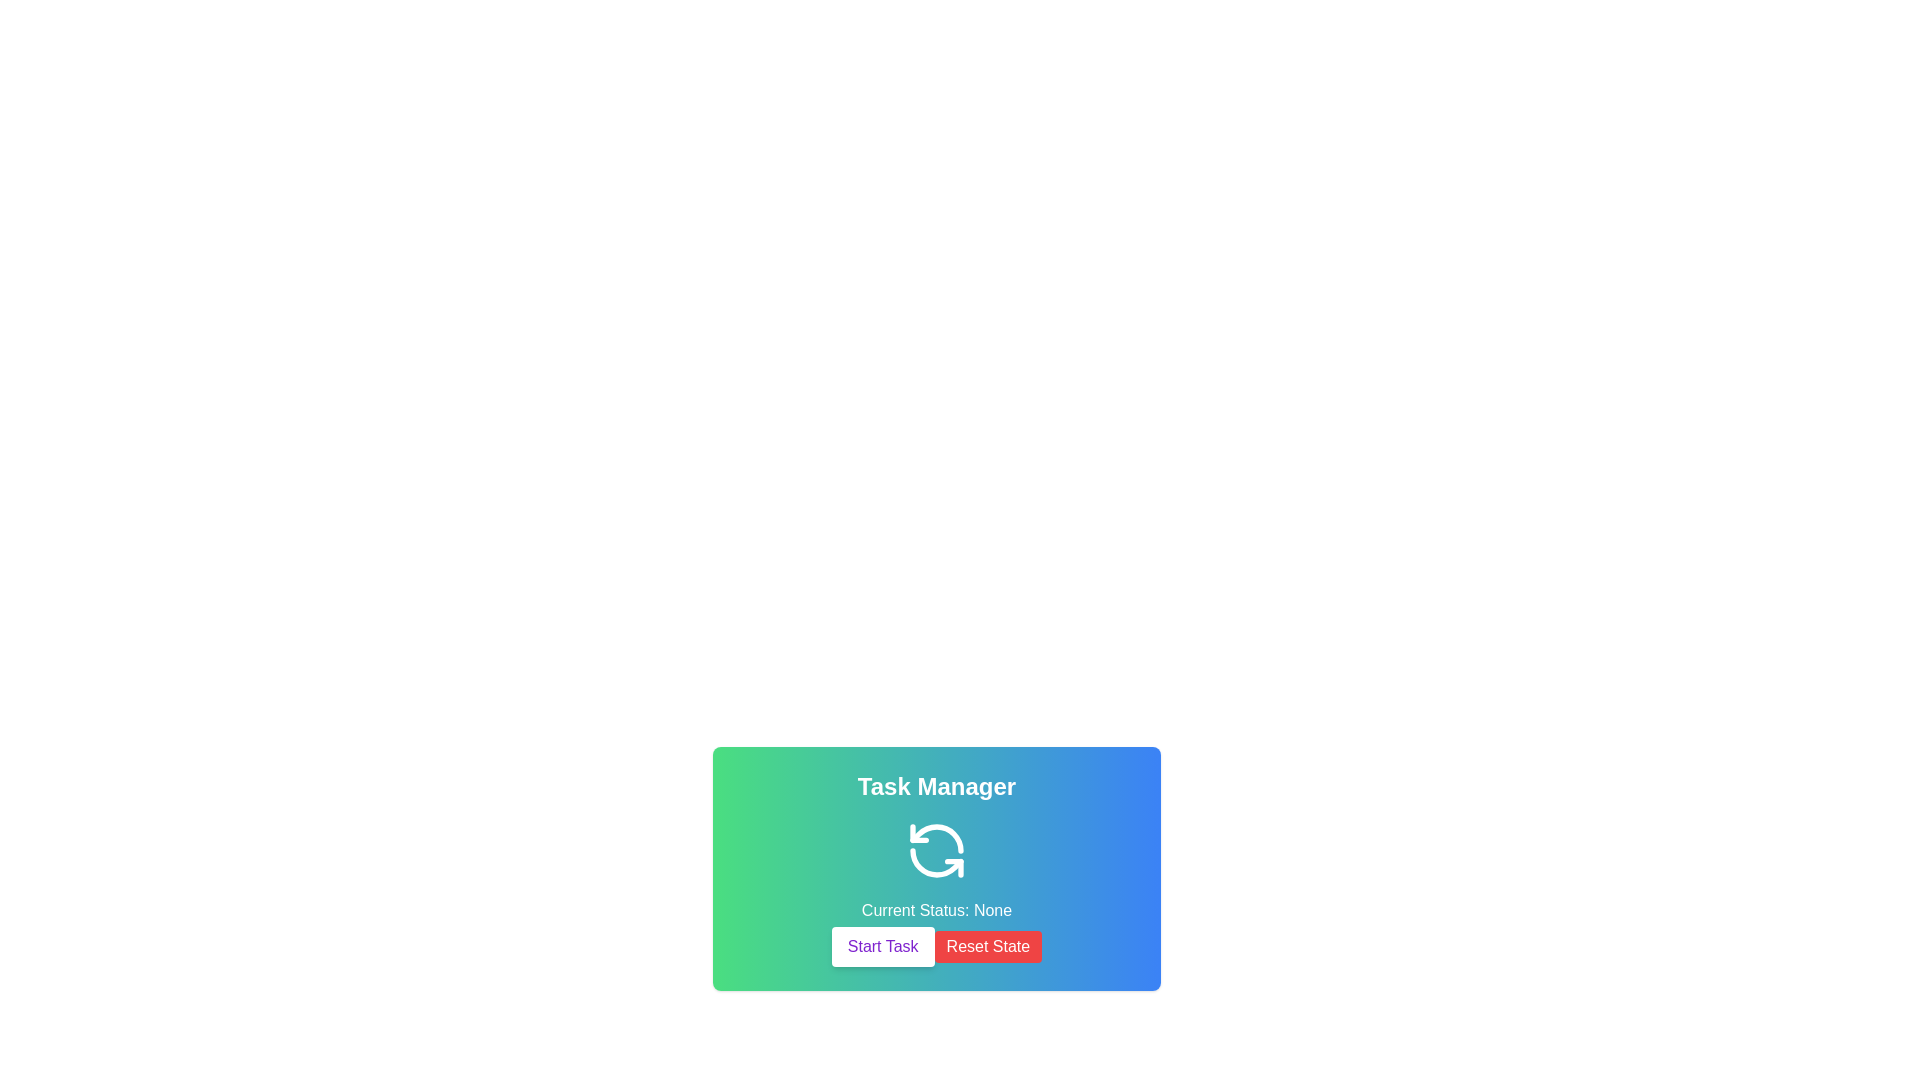  Describe the element at coordinates (935, 839) in the screenshot. I see `the topmost curved segment of the SVG-based circular icon, which is rendered in a white stroke on a multicolored background, located in the center of the interface's bottom section, above the 'Start Task' and 'Reset State' buttons` at that location.